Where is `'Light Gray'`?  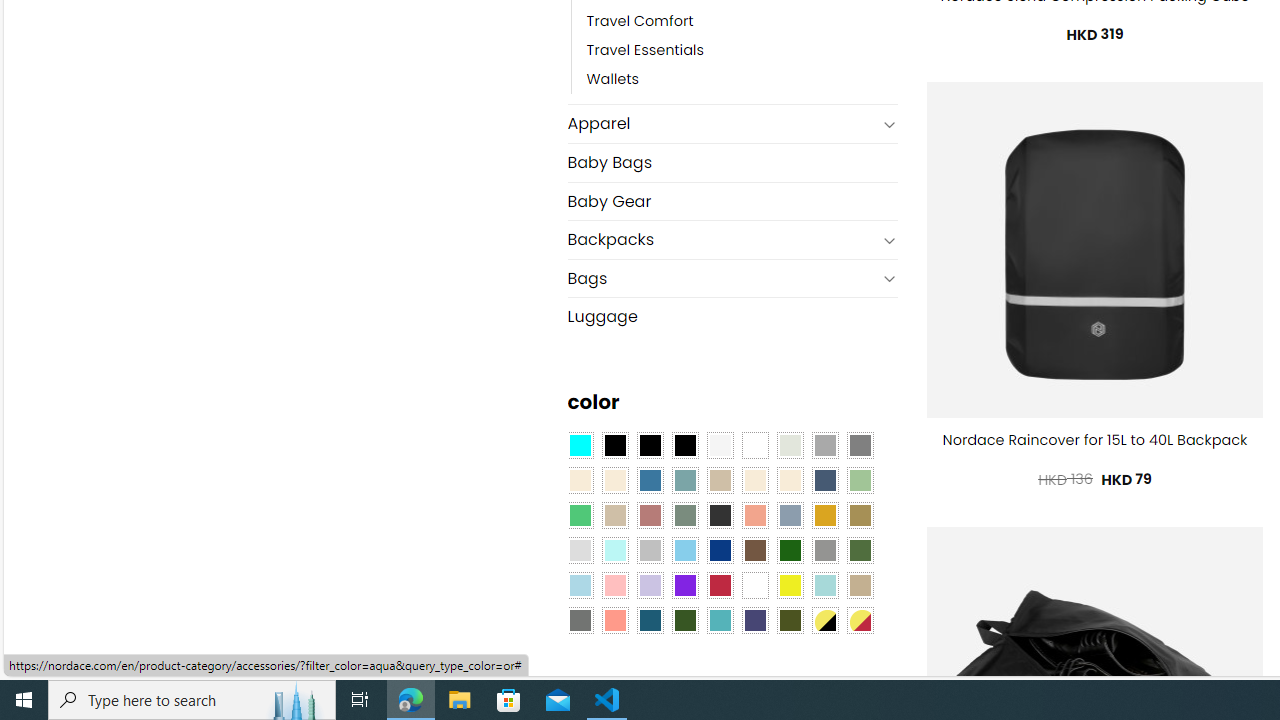
'Light Gray' is located at coordinates (578, 550).